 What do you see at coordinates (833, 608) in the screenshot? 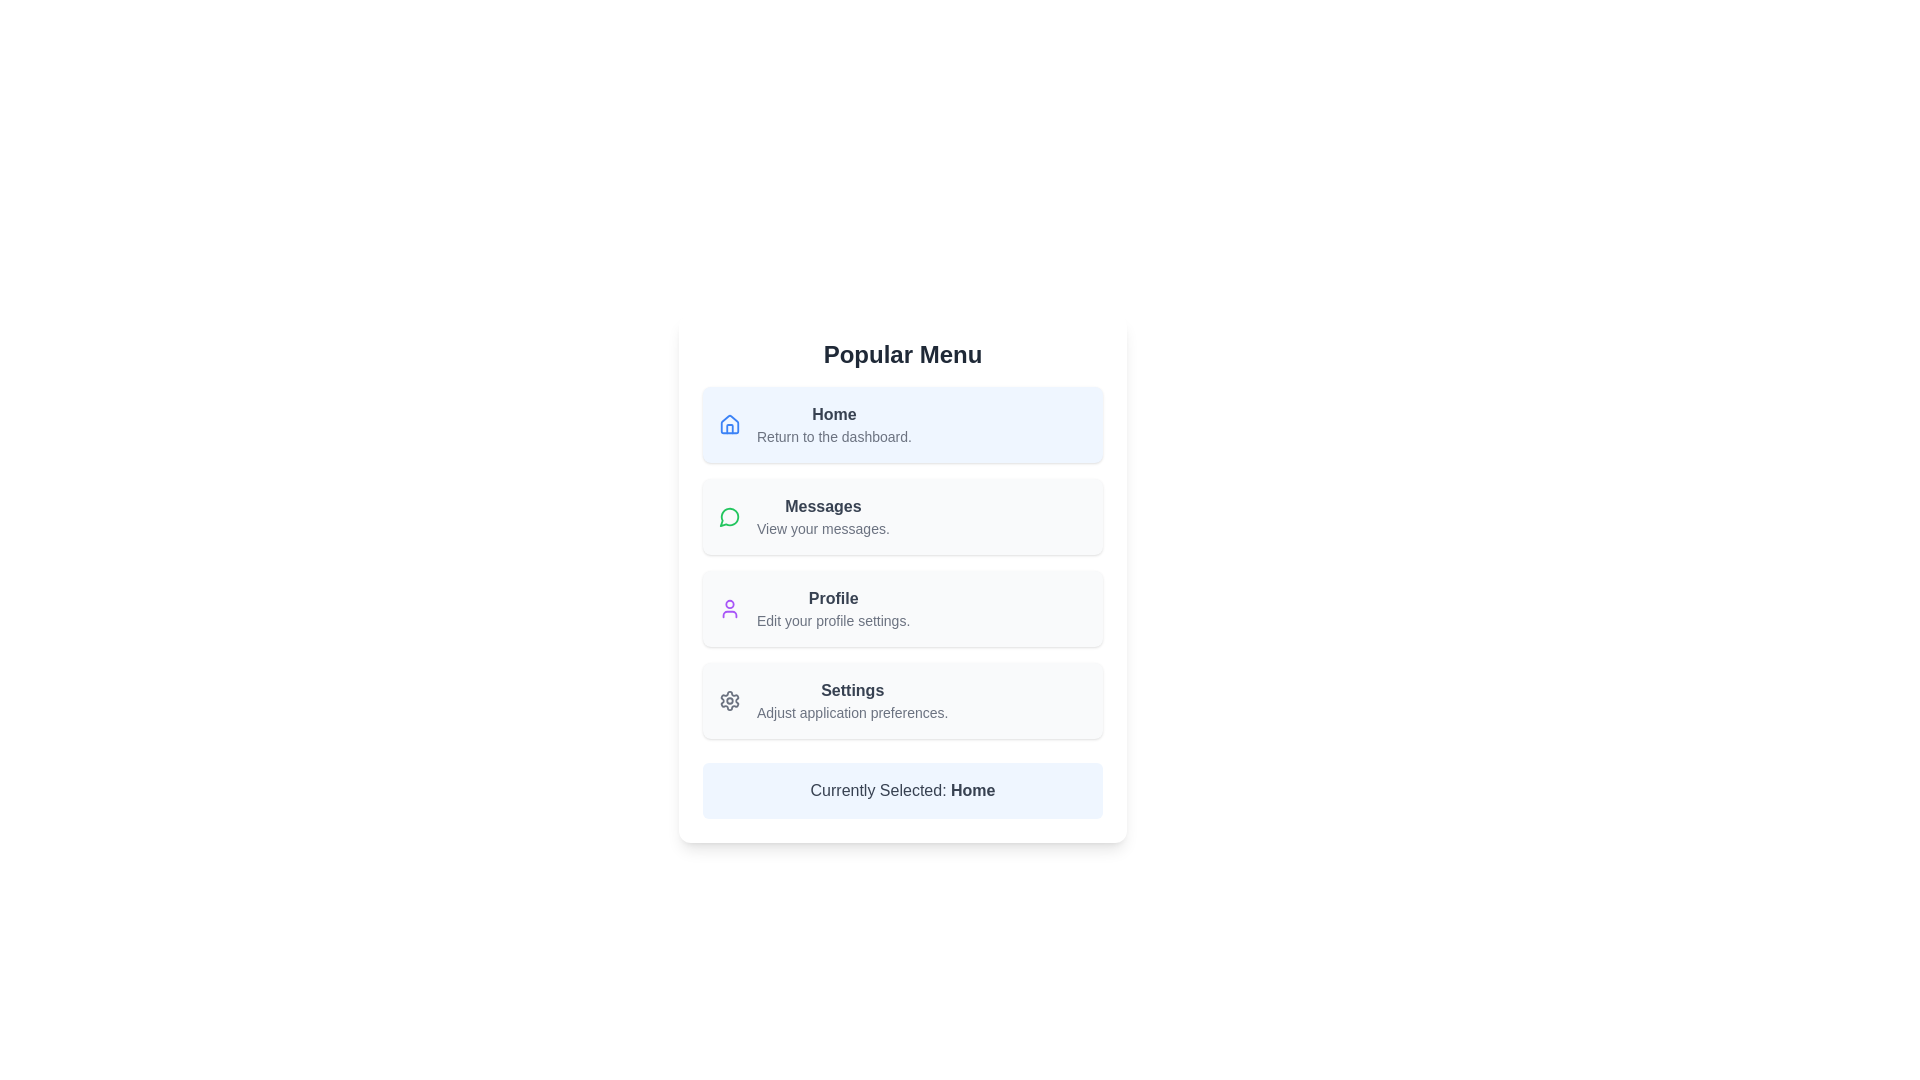
I see `the menu item labeled Profile` at bounding box center [833, 608].